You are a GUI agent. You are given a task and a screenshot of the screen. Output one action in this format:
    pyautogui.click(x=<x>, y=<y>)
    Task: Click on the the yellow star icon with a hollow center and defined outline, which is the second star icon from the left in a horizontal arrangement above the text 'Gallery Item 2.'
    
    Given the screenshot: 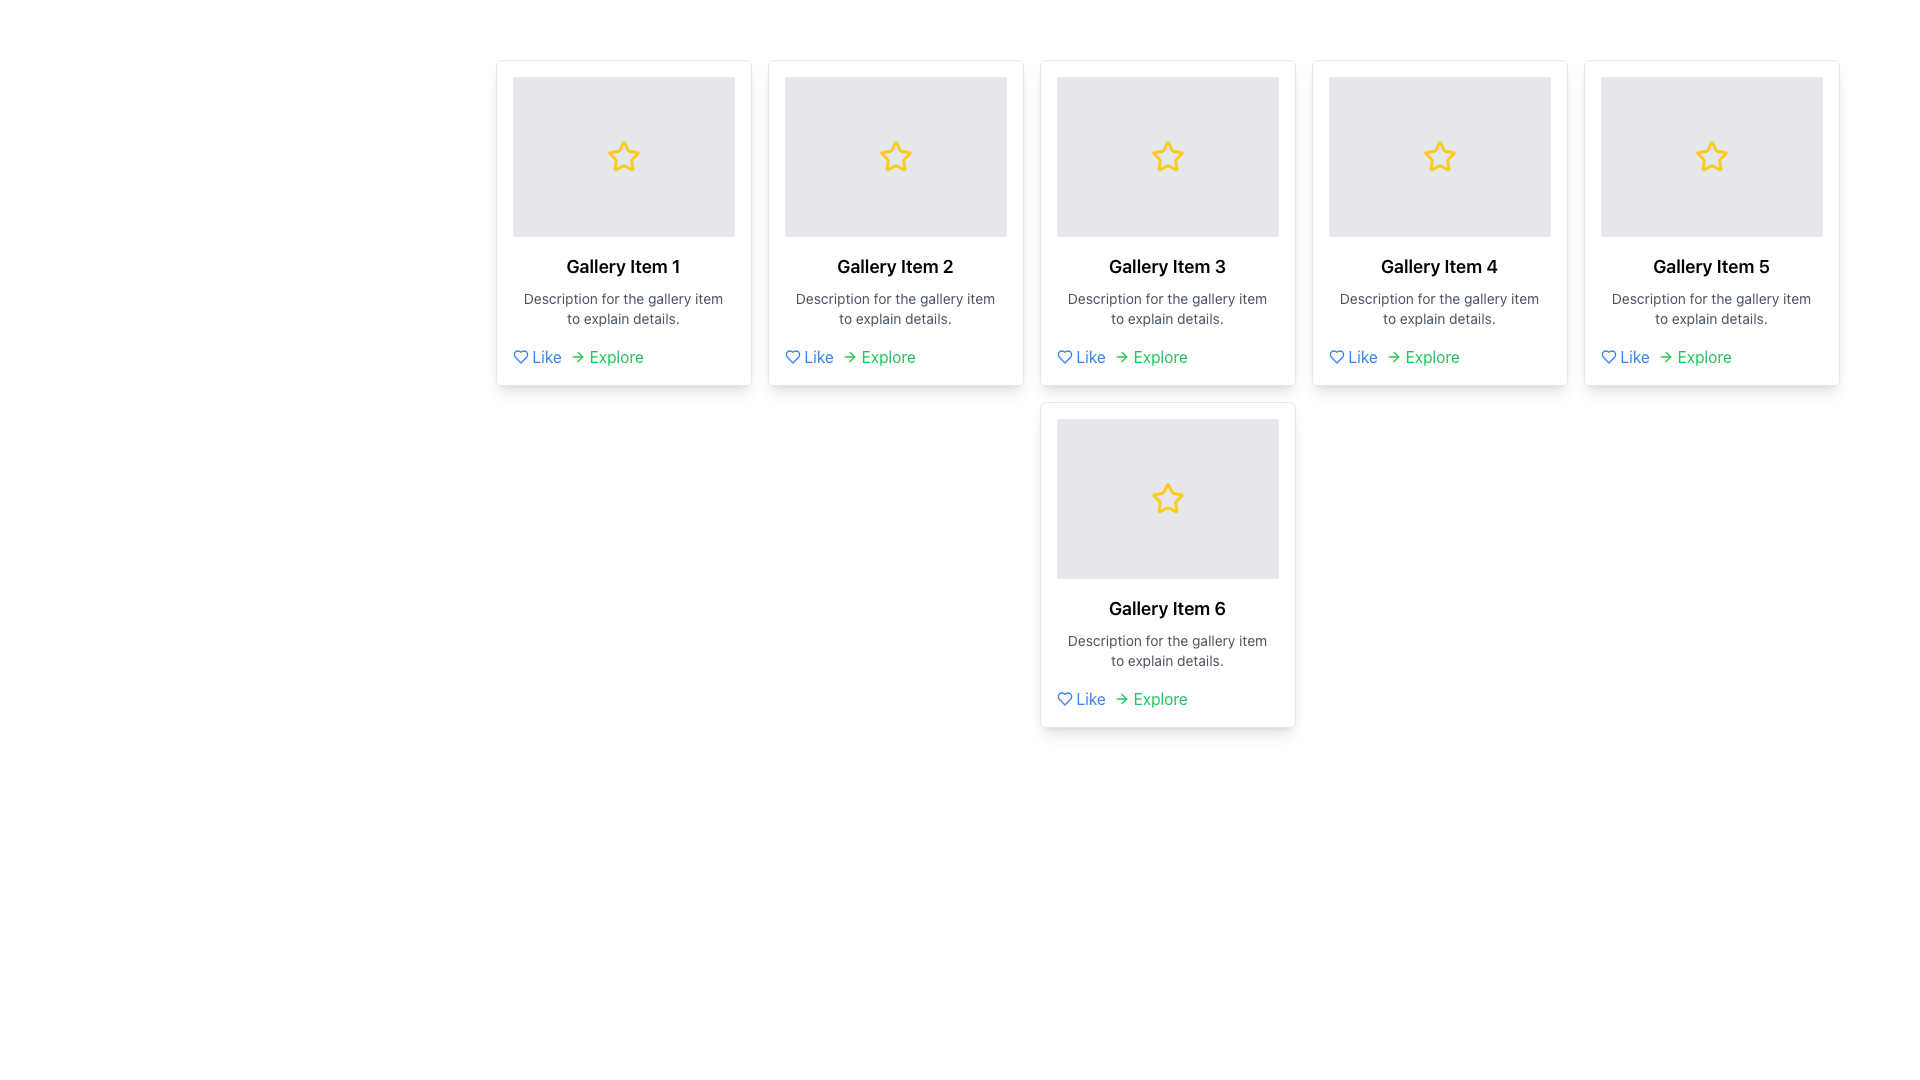 What is the action you would take?
    pyautogui.click(x=894, y=155)
    